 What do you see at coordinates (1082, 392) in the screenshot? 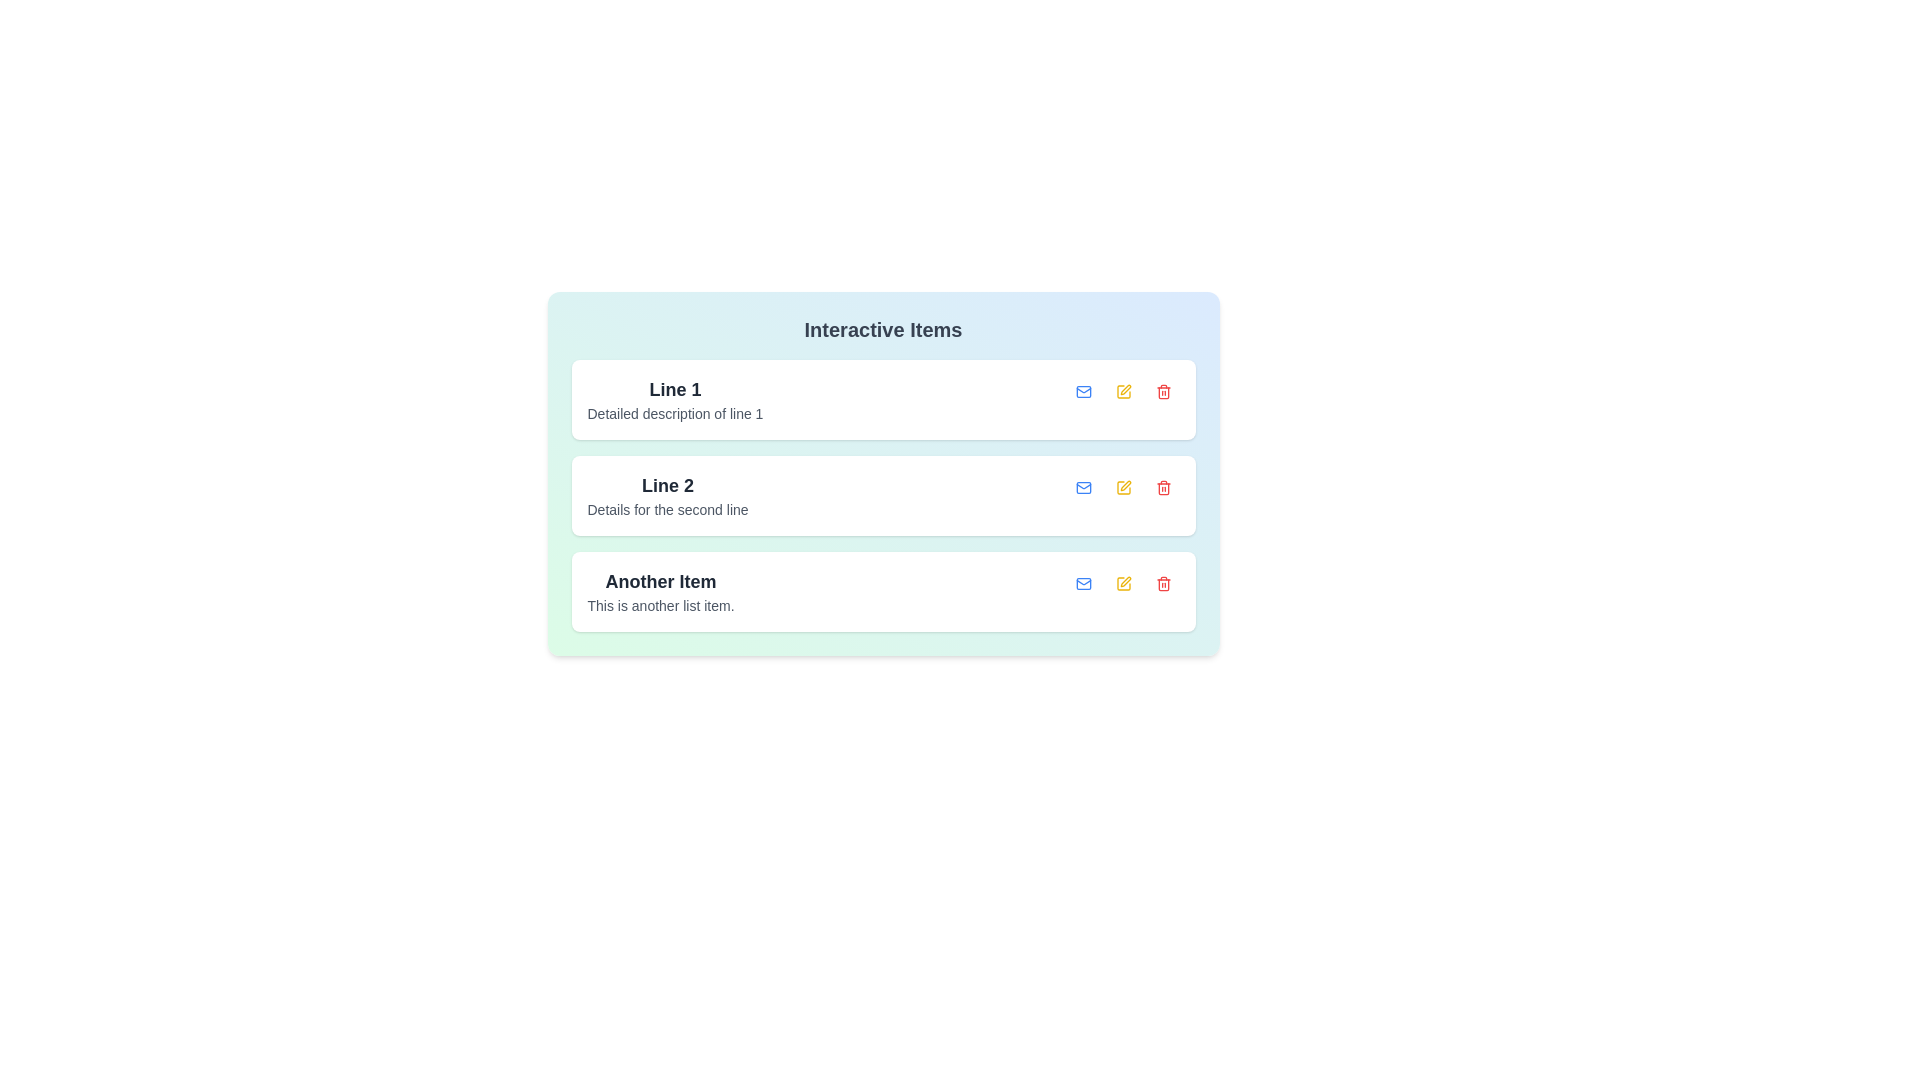
I see `the button with blue hover effect` at bounding box center [1082, 392].